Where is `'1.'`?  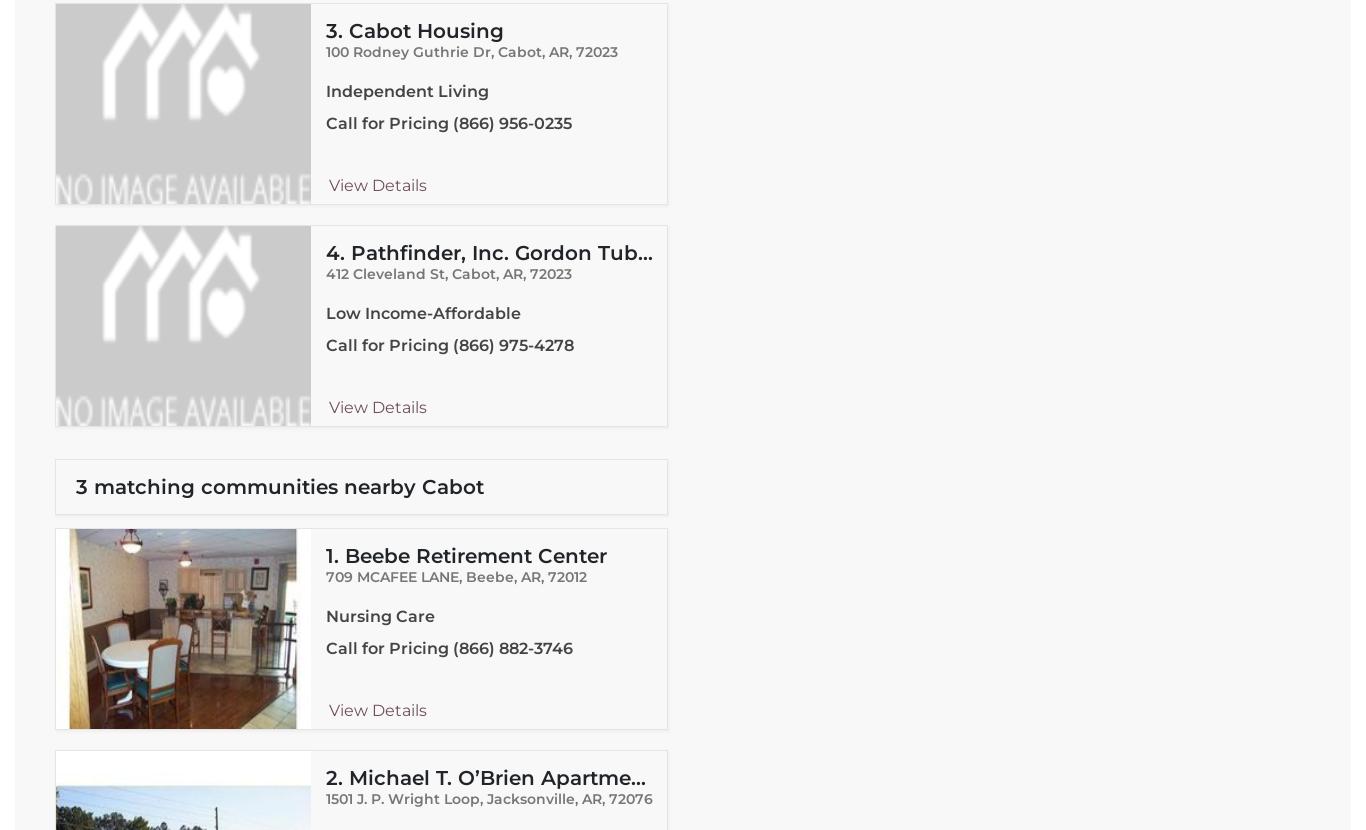
'1.' is located at coordinates (324, 555).